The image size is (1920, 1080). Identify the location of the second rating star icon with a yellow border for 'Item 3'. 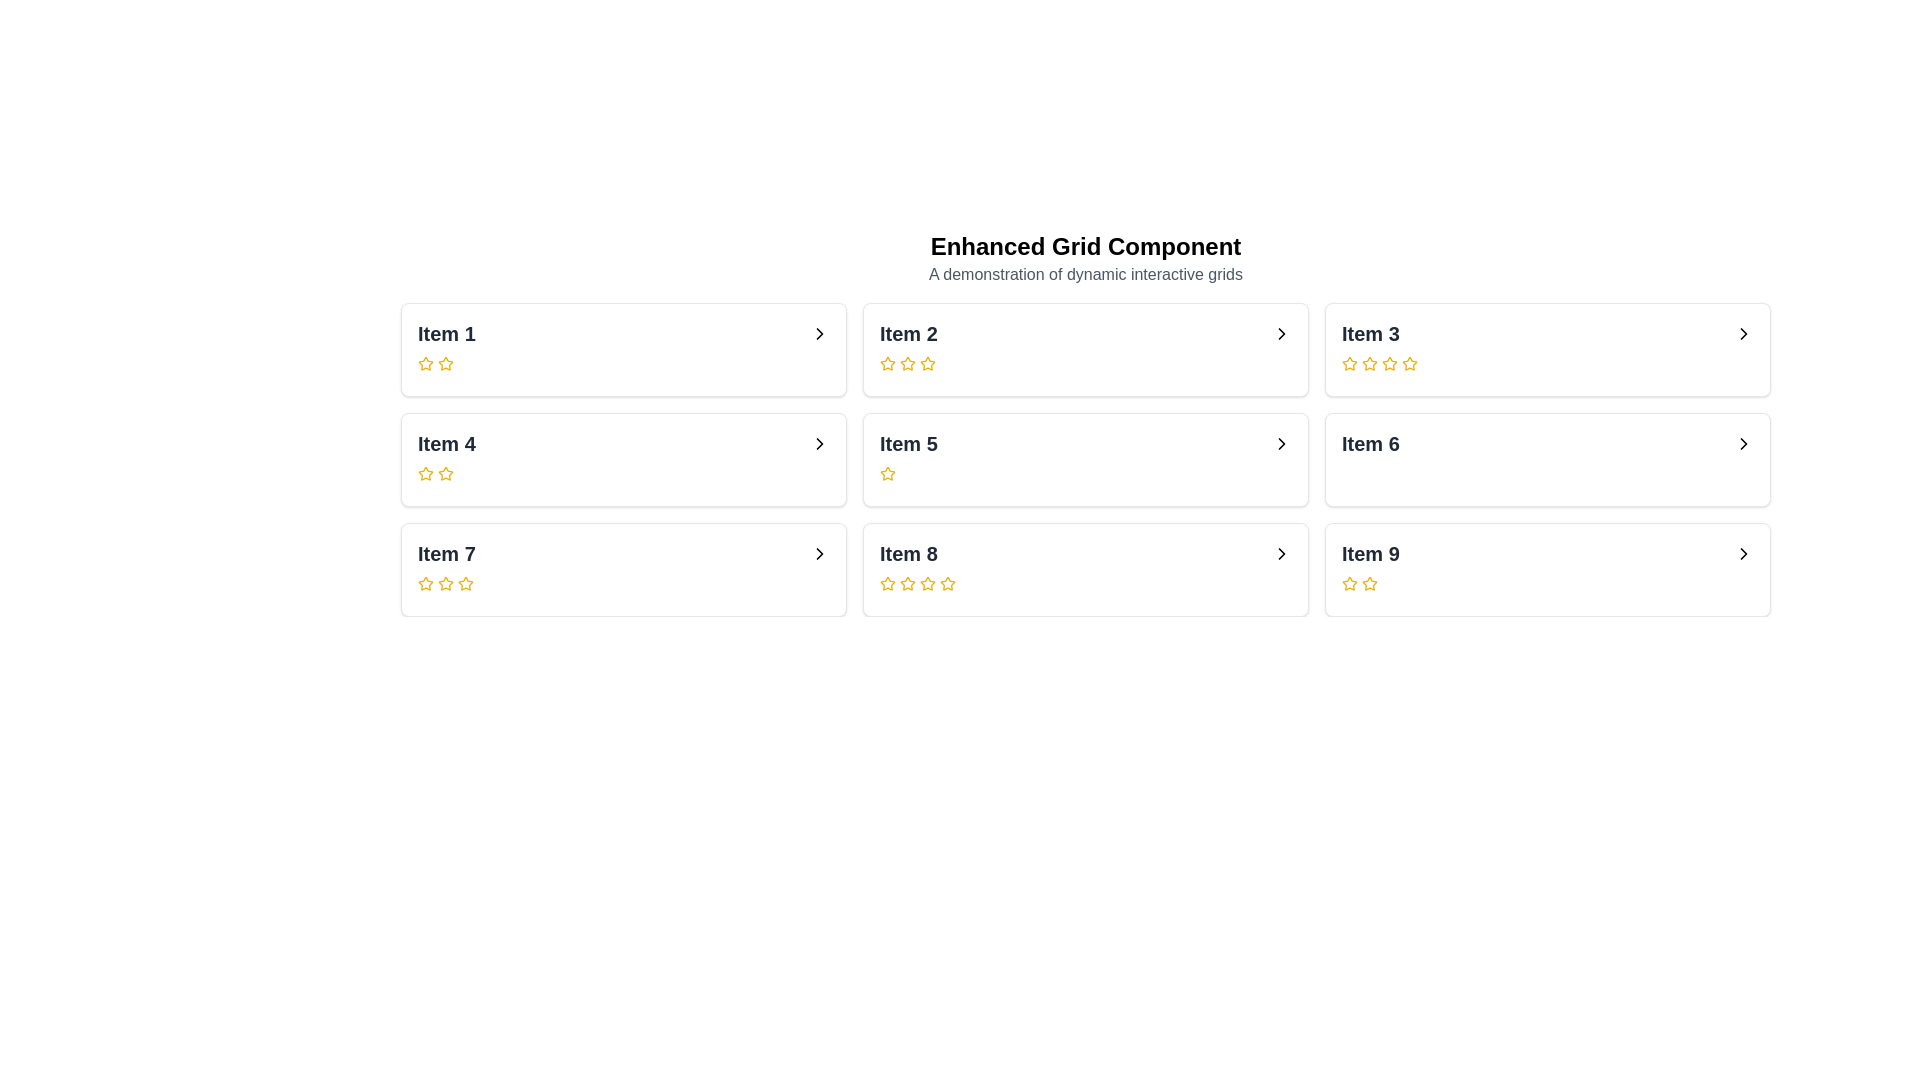
(1389, 363).